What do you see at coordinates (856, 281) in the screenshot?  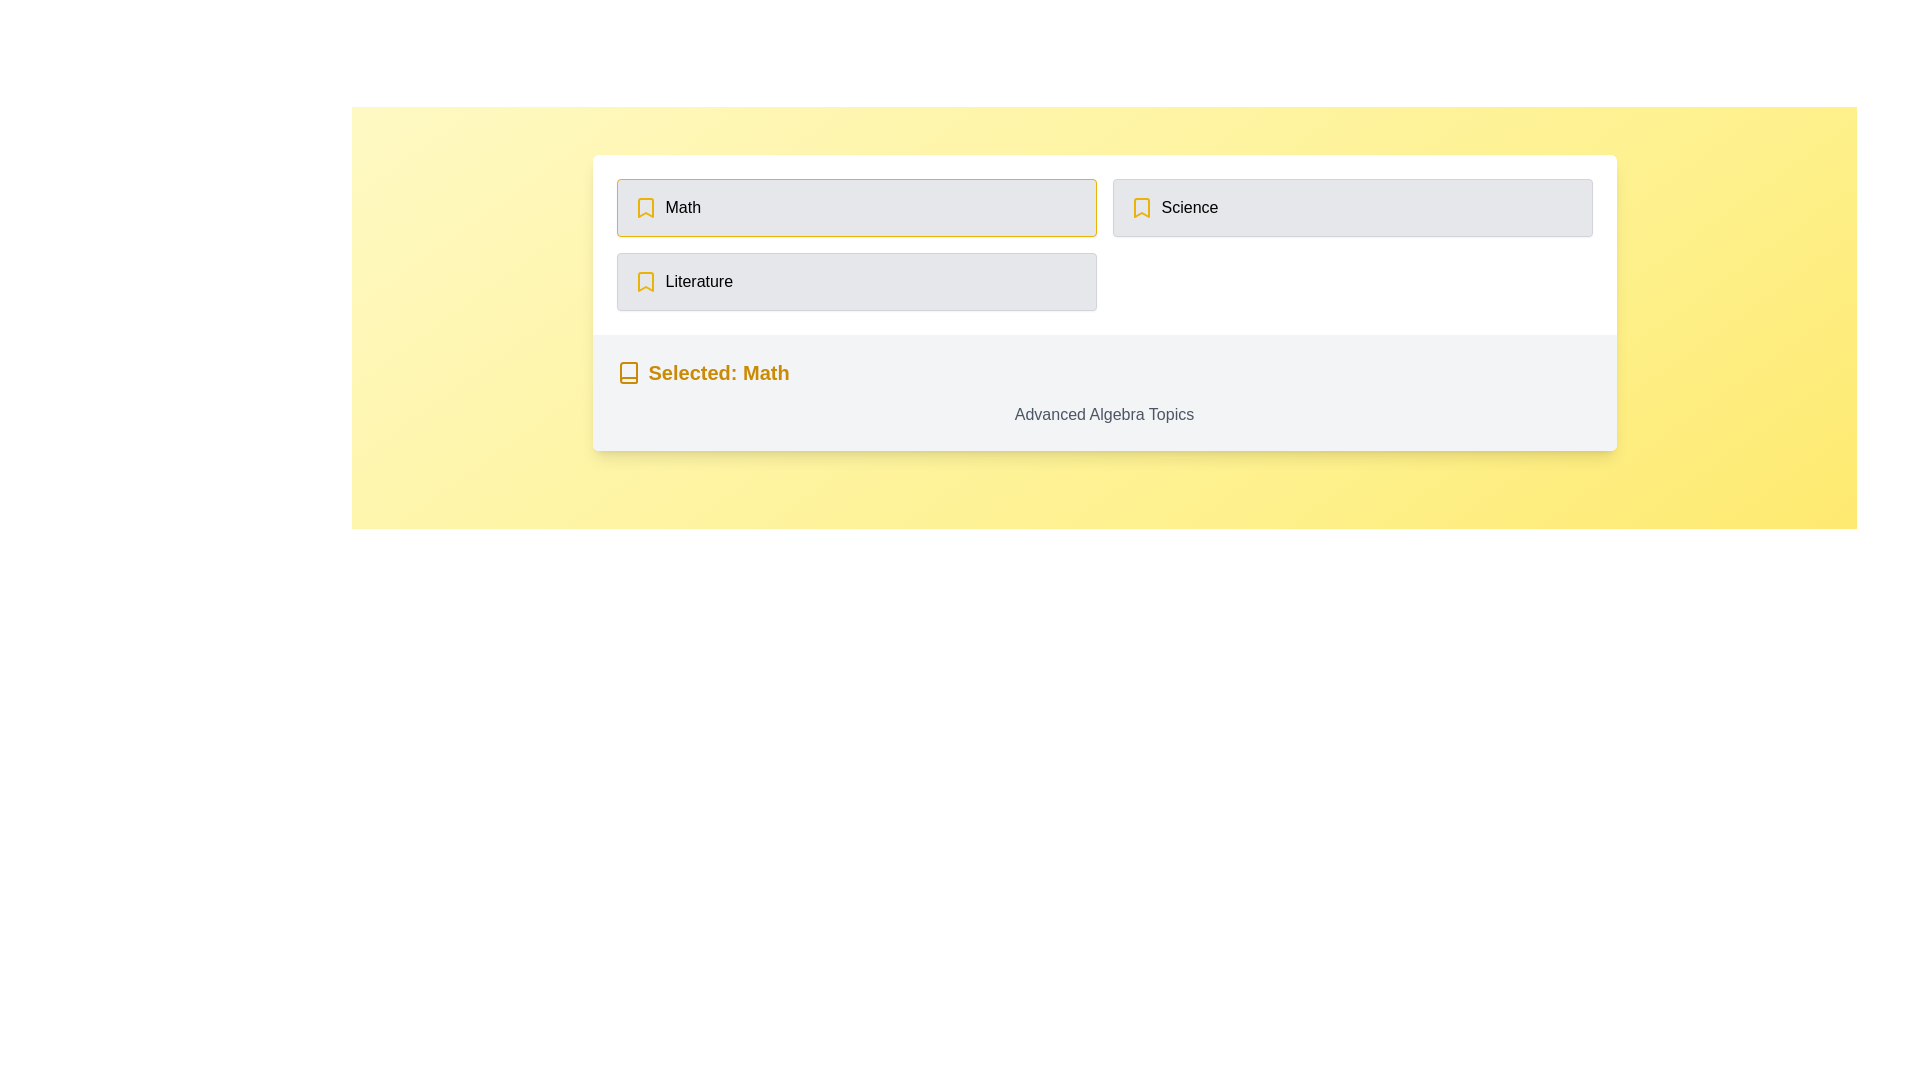 I see `the 'Literature' selectable option located below the 'Math' and 'Science' sections` at bounding box center [856, 281].